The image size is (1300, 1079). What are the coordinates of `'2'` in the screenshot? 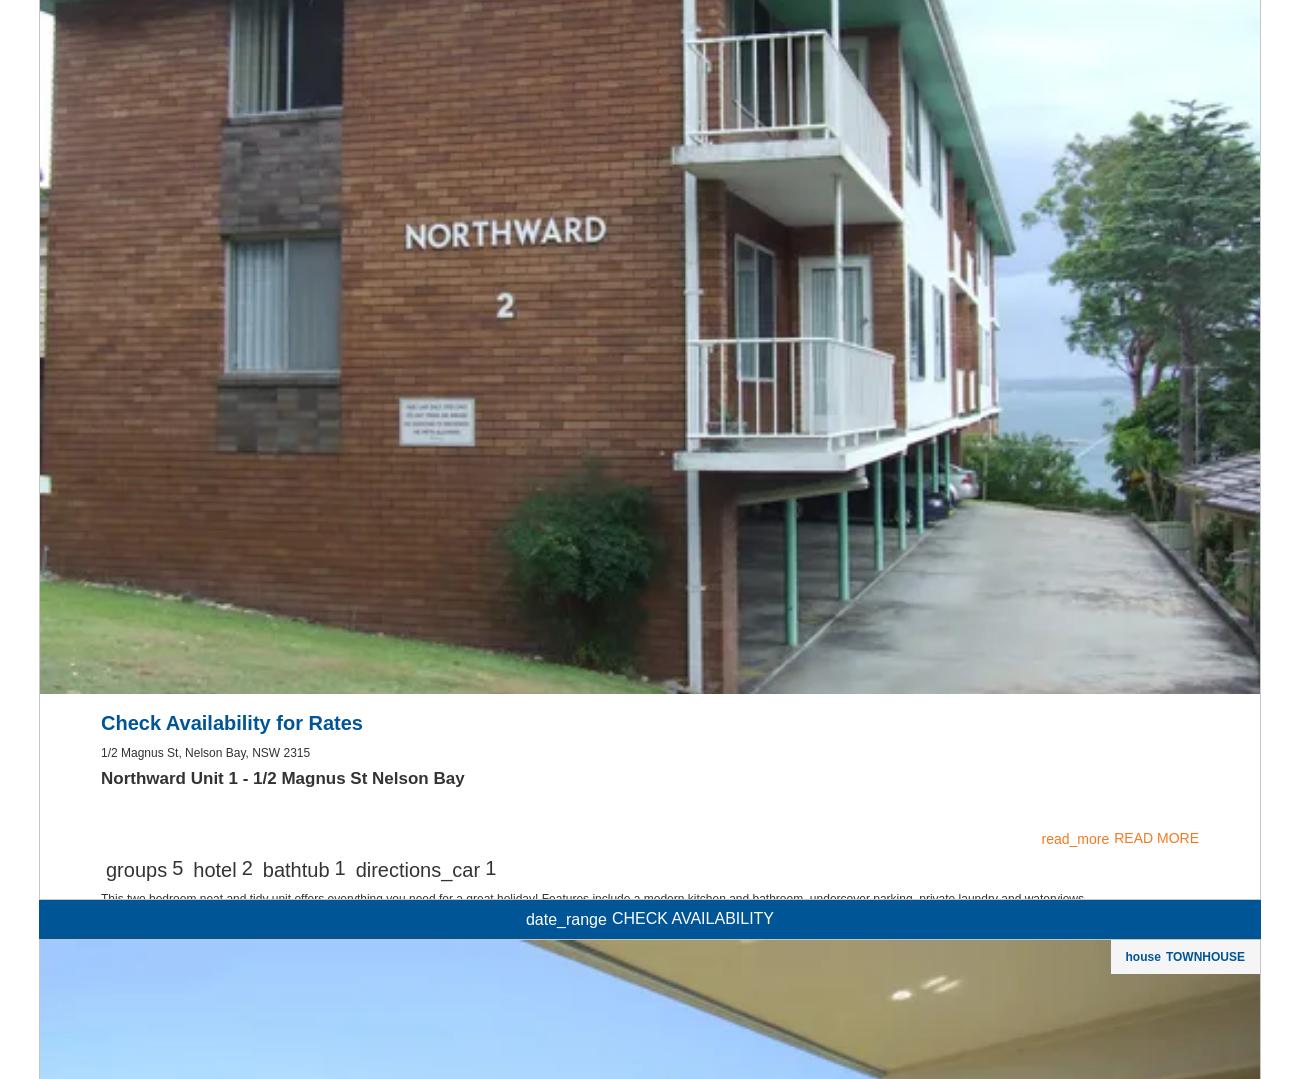 It's located at (245, 80).